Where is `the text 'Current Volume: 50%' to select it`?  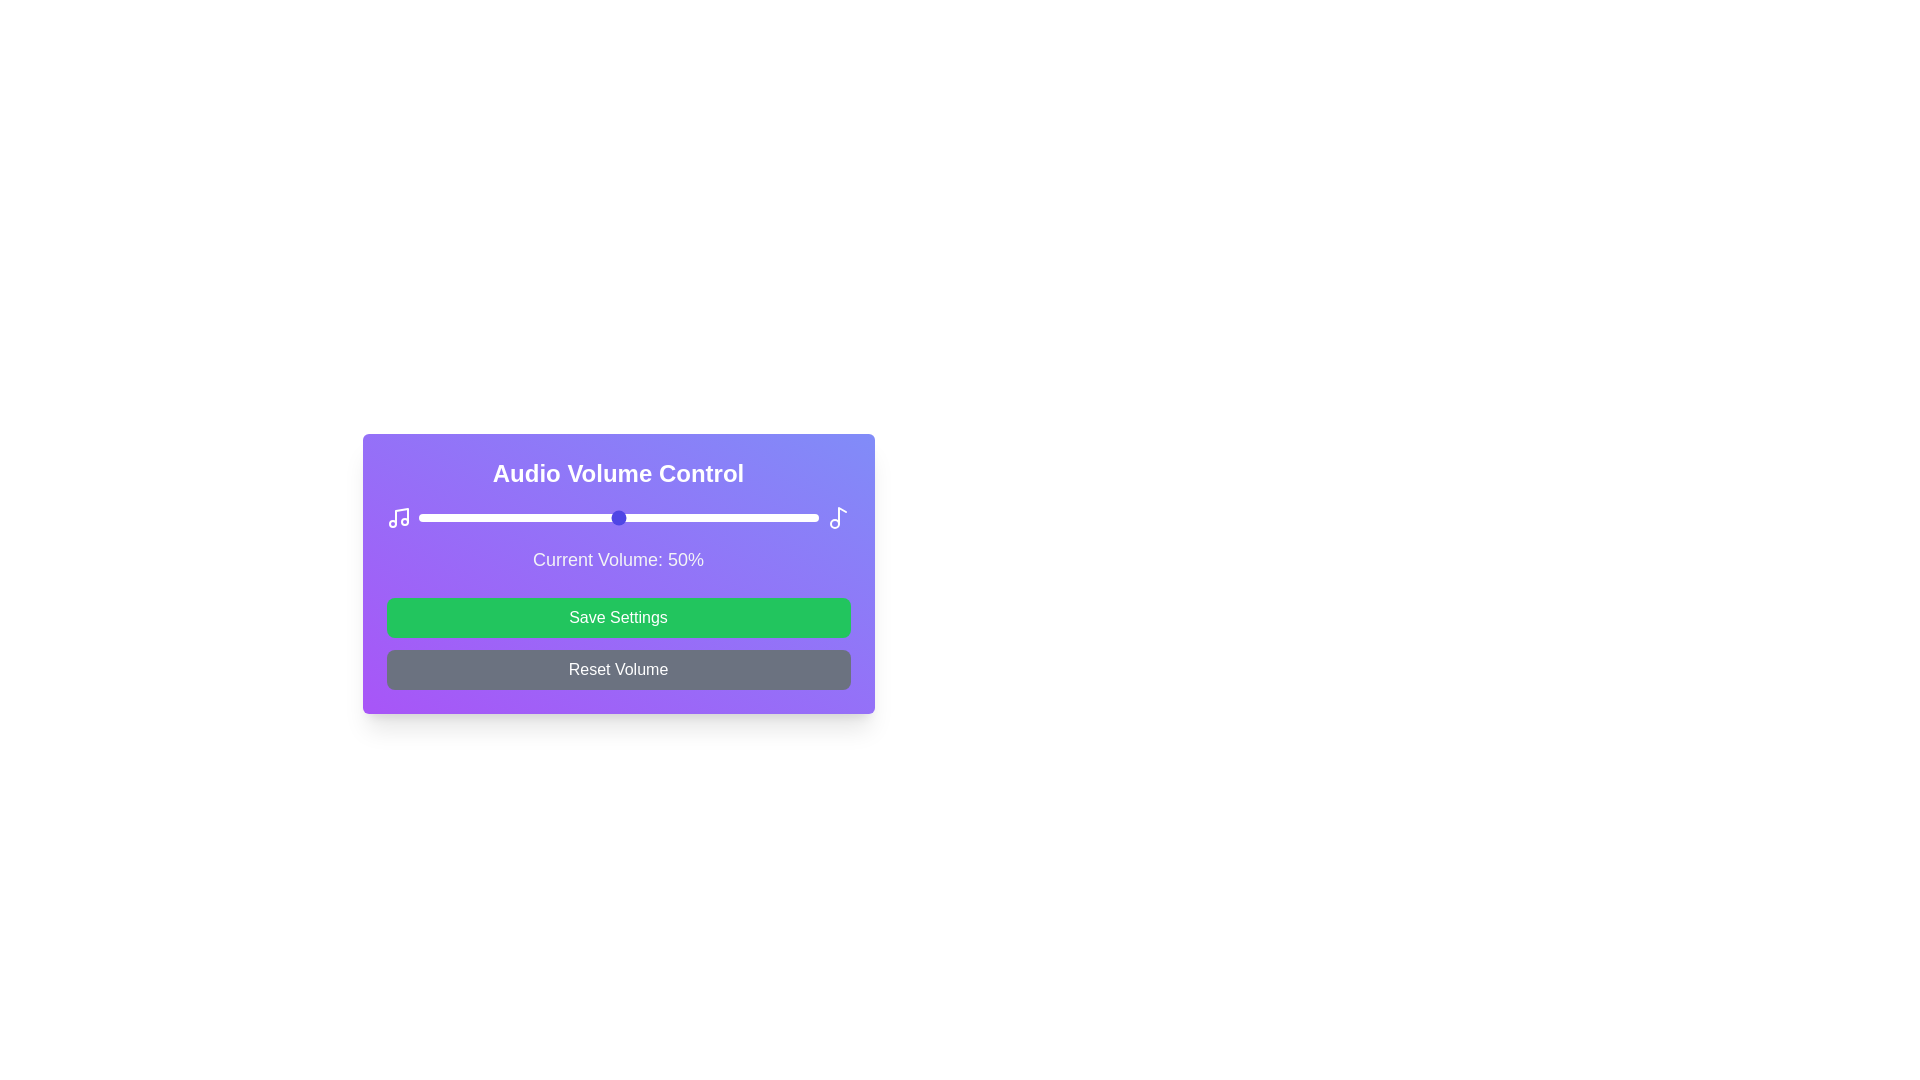 the text 'Current Volume: 50%' to select it is located at coordinates (617, 559).